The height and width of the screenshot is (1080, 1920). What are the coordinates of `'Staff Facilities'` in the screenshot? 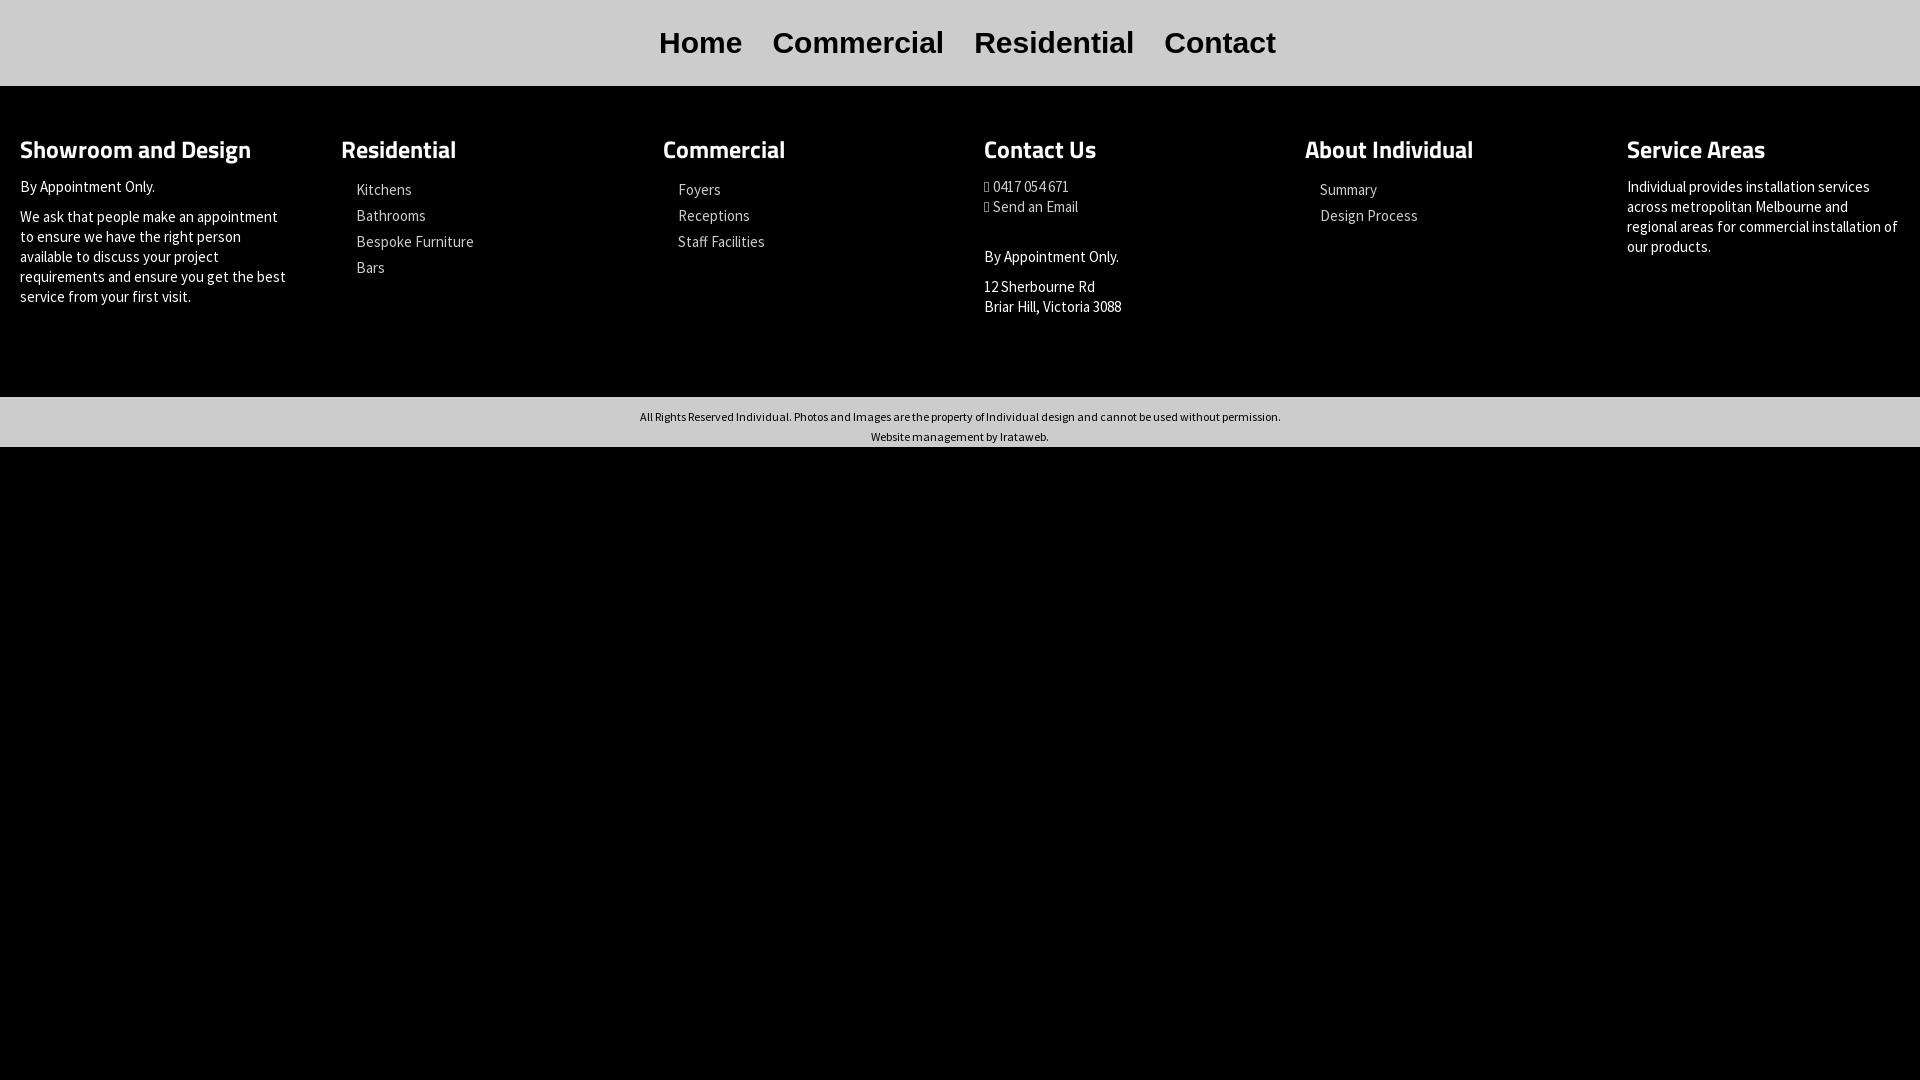 It's located at (798, 241).